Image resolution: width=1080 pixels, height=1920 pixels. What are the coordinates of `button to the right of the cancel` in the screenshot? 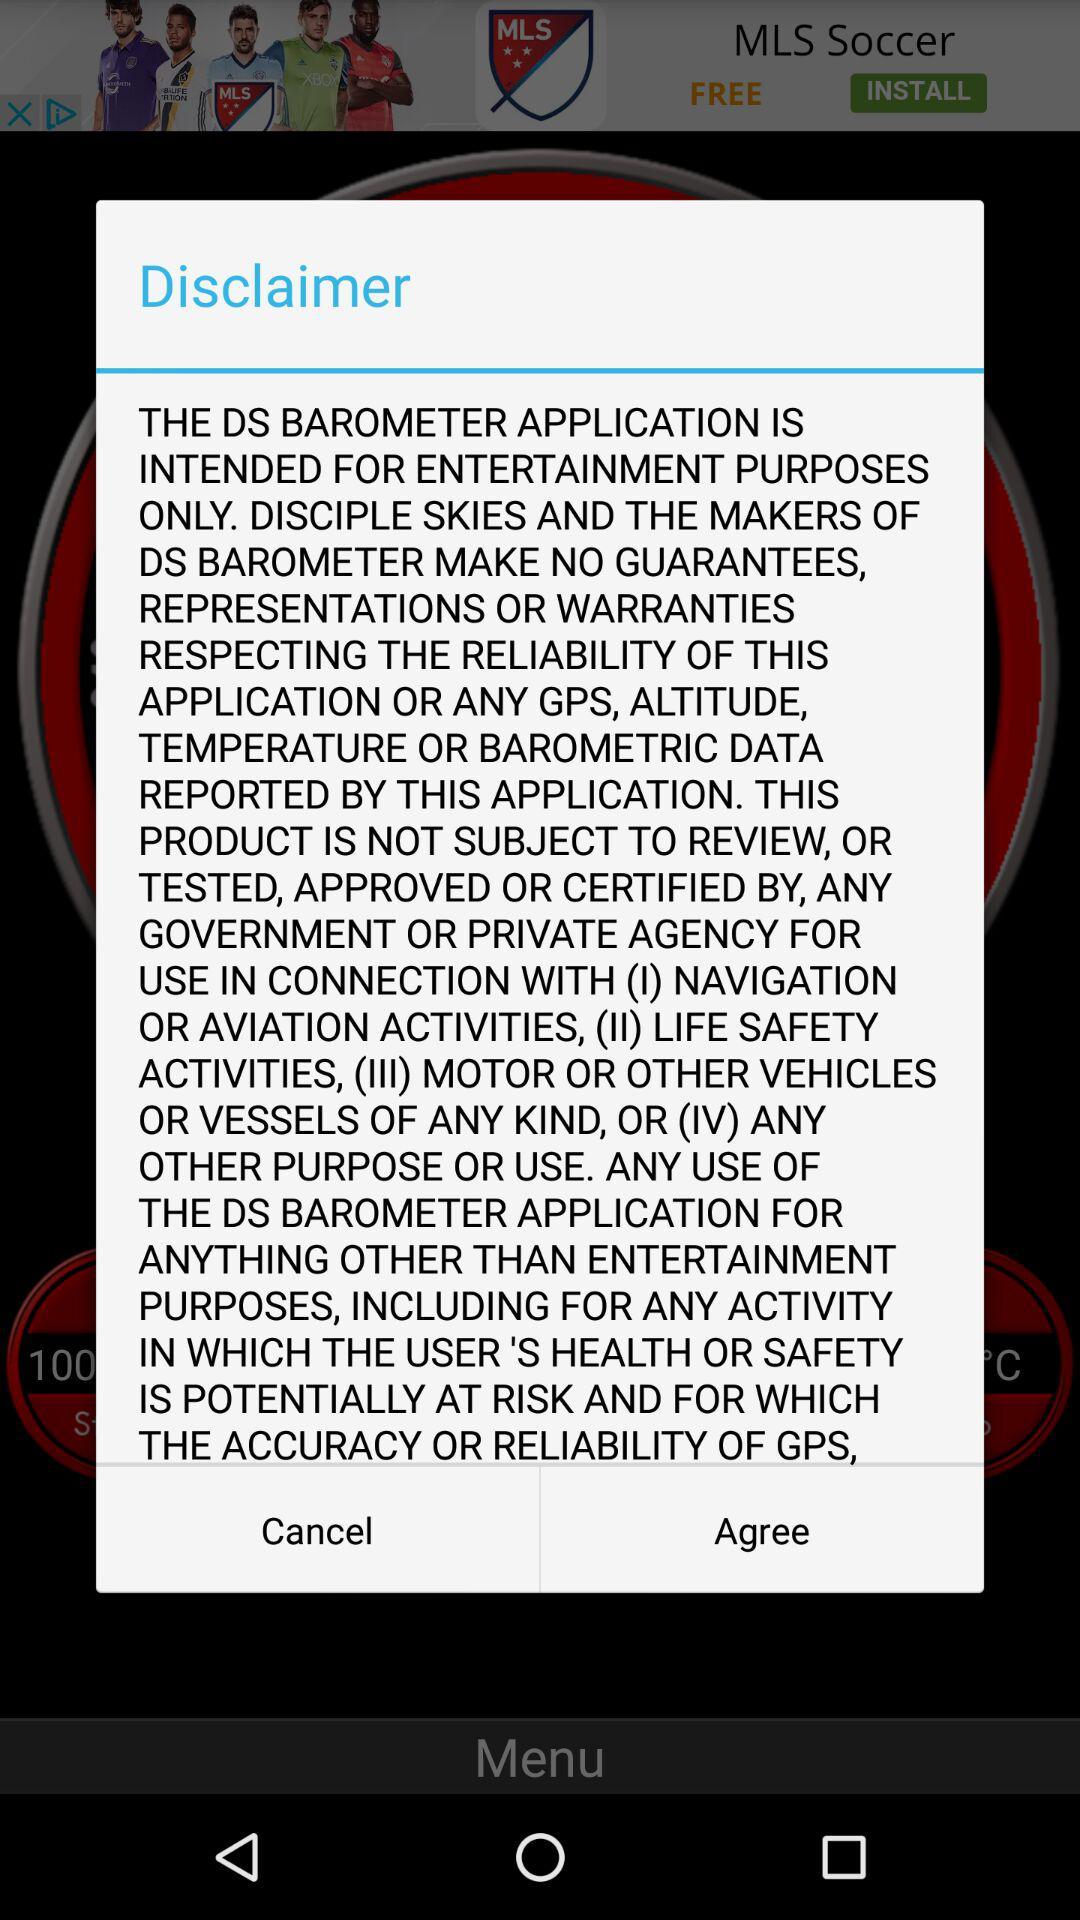 It's located at (762, 1529).